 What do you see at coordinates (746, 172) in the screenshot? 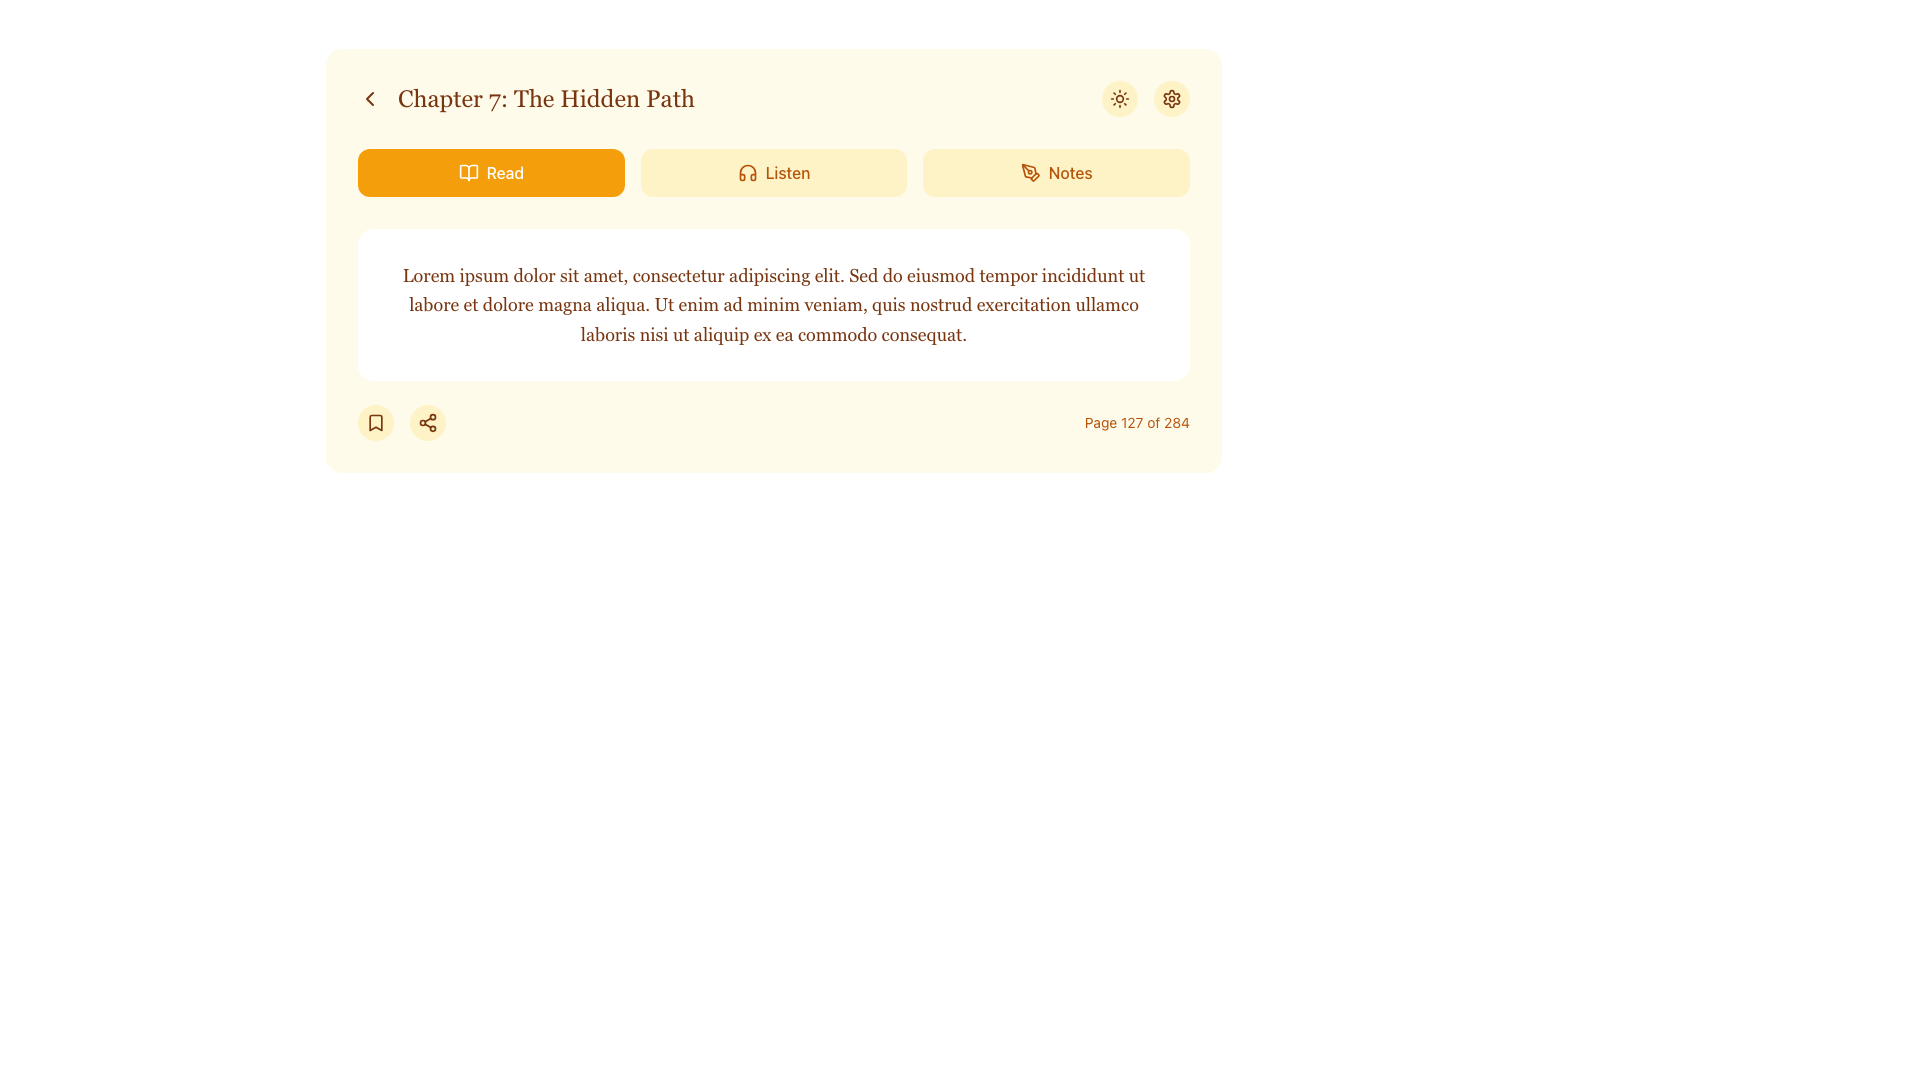
I see `the minimalist headphone icon located in the 'Listen' button in the top control bar of the interface` at bounding box center [746, 172].